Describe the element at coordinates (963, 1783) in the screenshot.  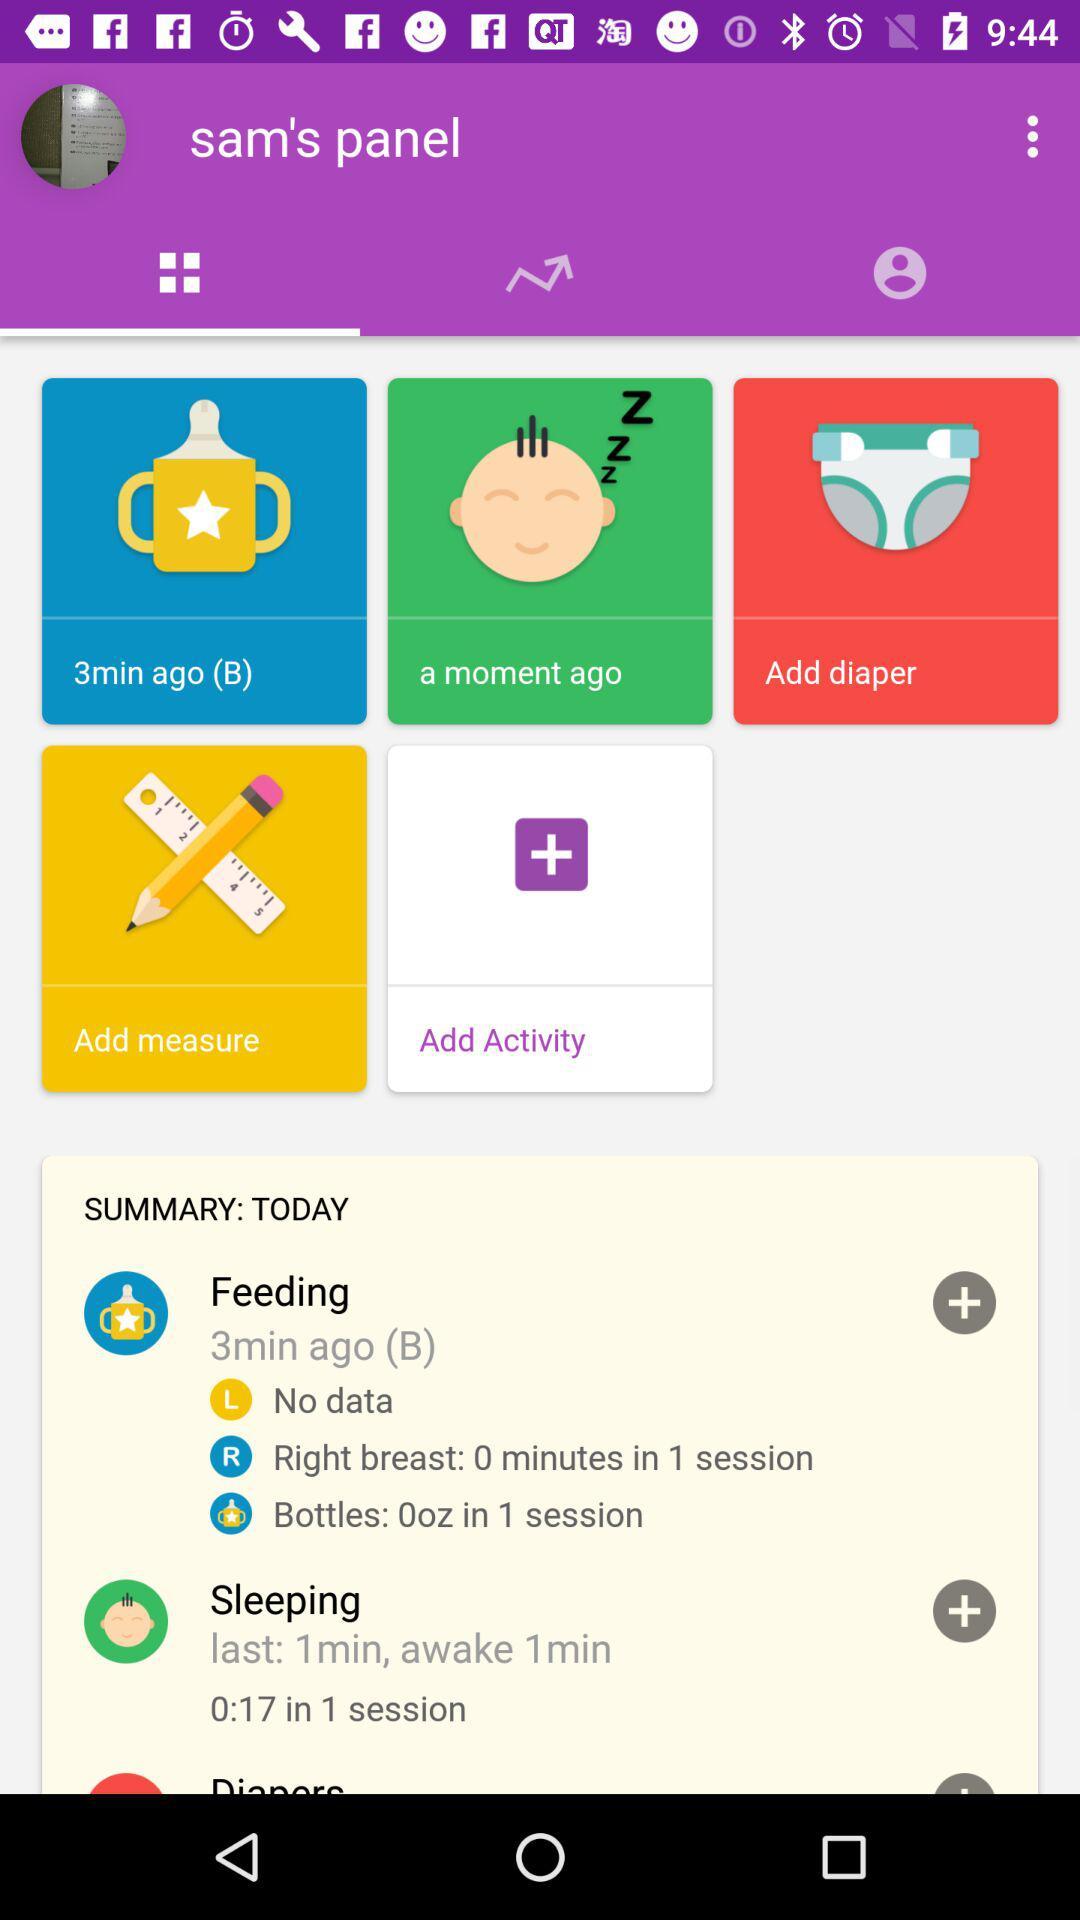
I see `see details` at that location.